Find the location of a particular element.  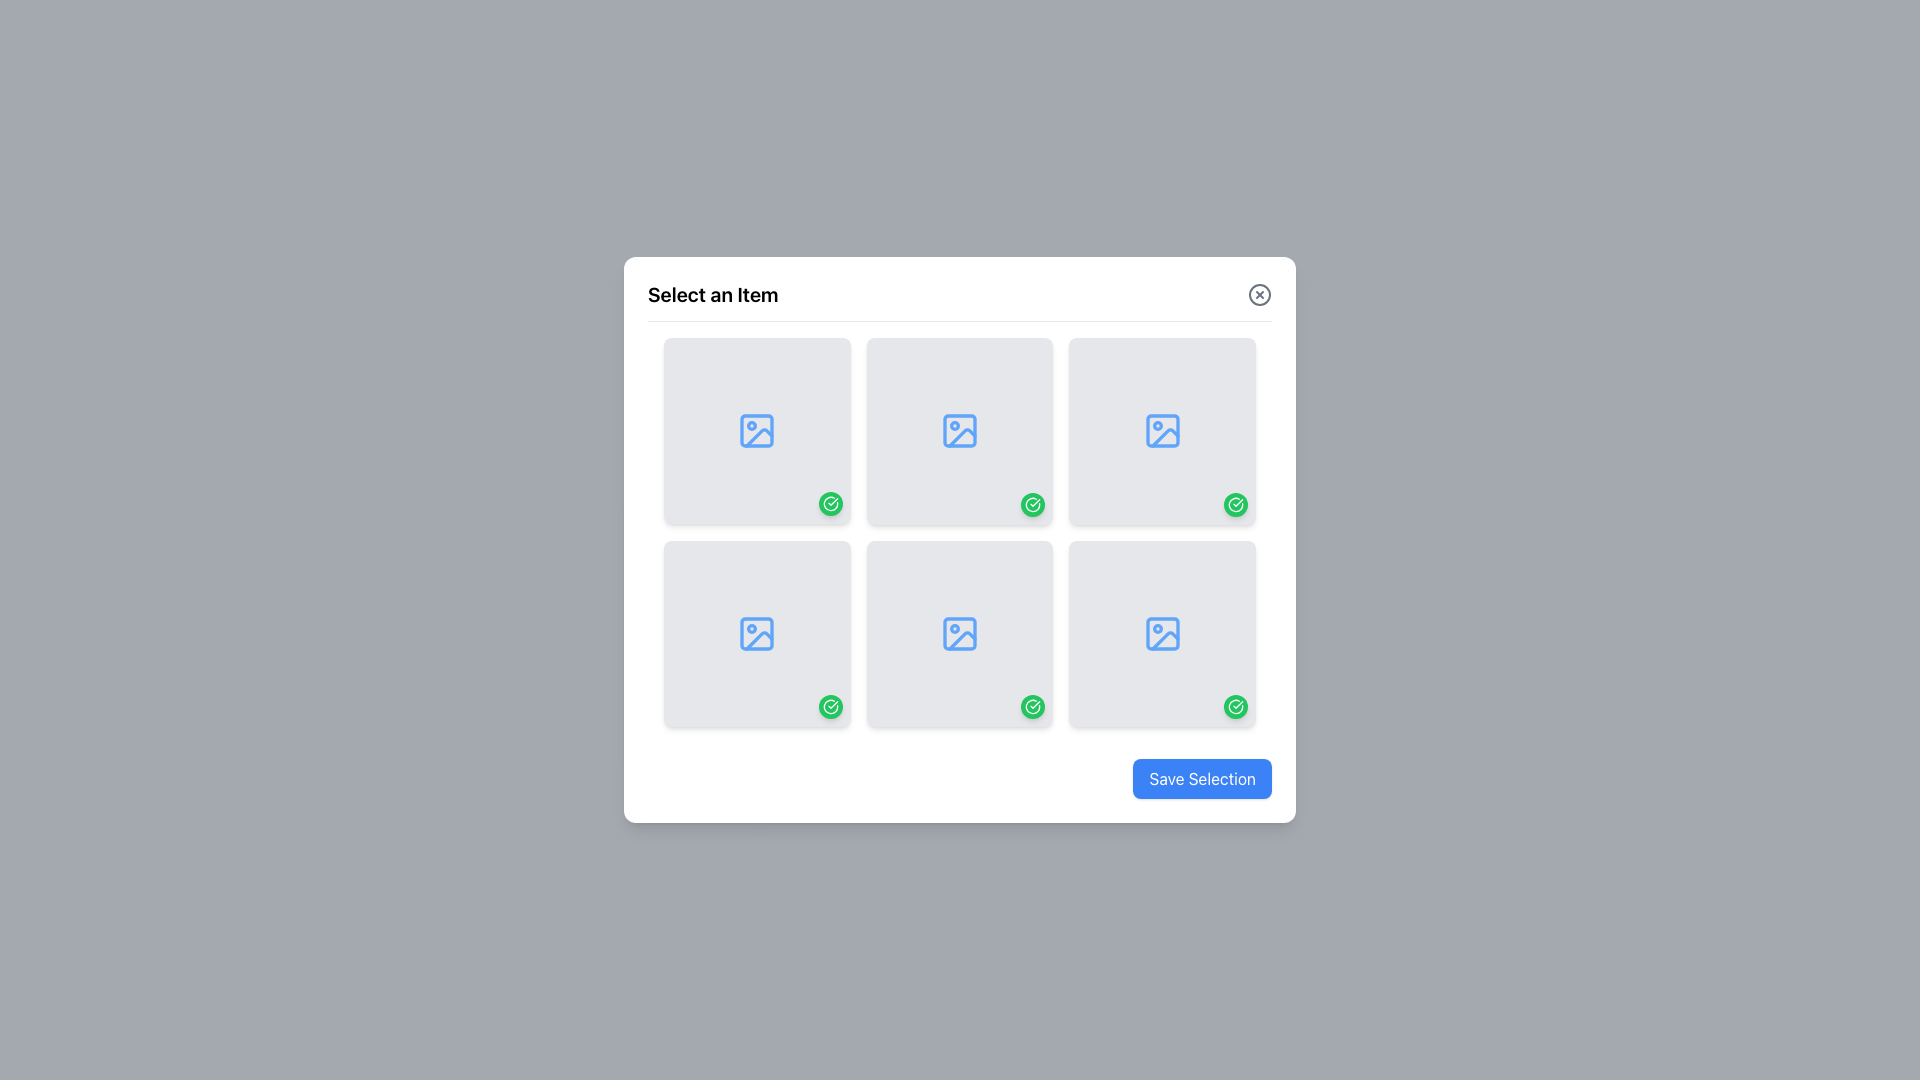

the small rounded rectangle located in the upper-left section of the graphical icon resembling an image to trigger hover states is located at coordinates (756, 633).